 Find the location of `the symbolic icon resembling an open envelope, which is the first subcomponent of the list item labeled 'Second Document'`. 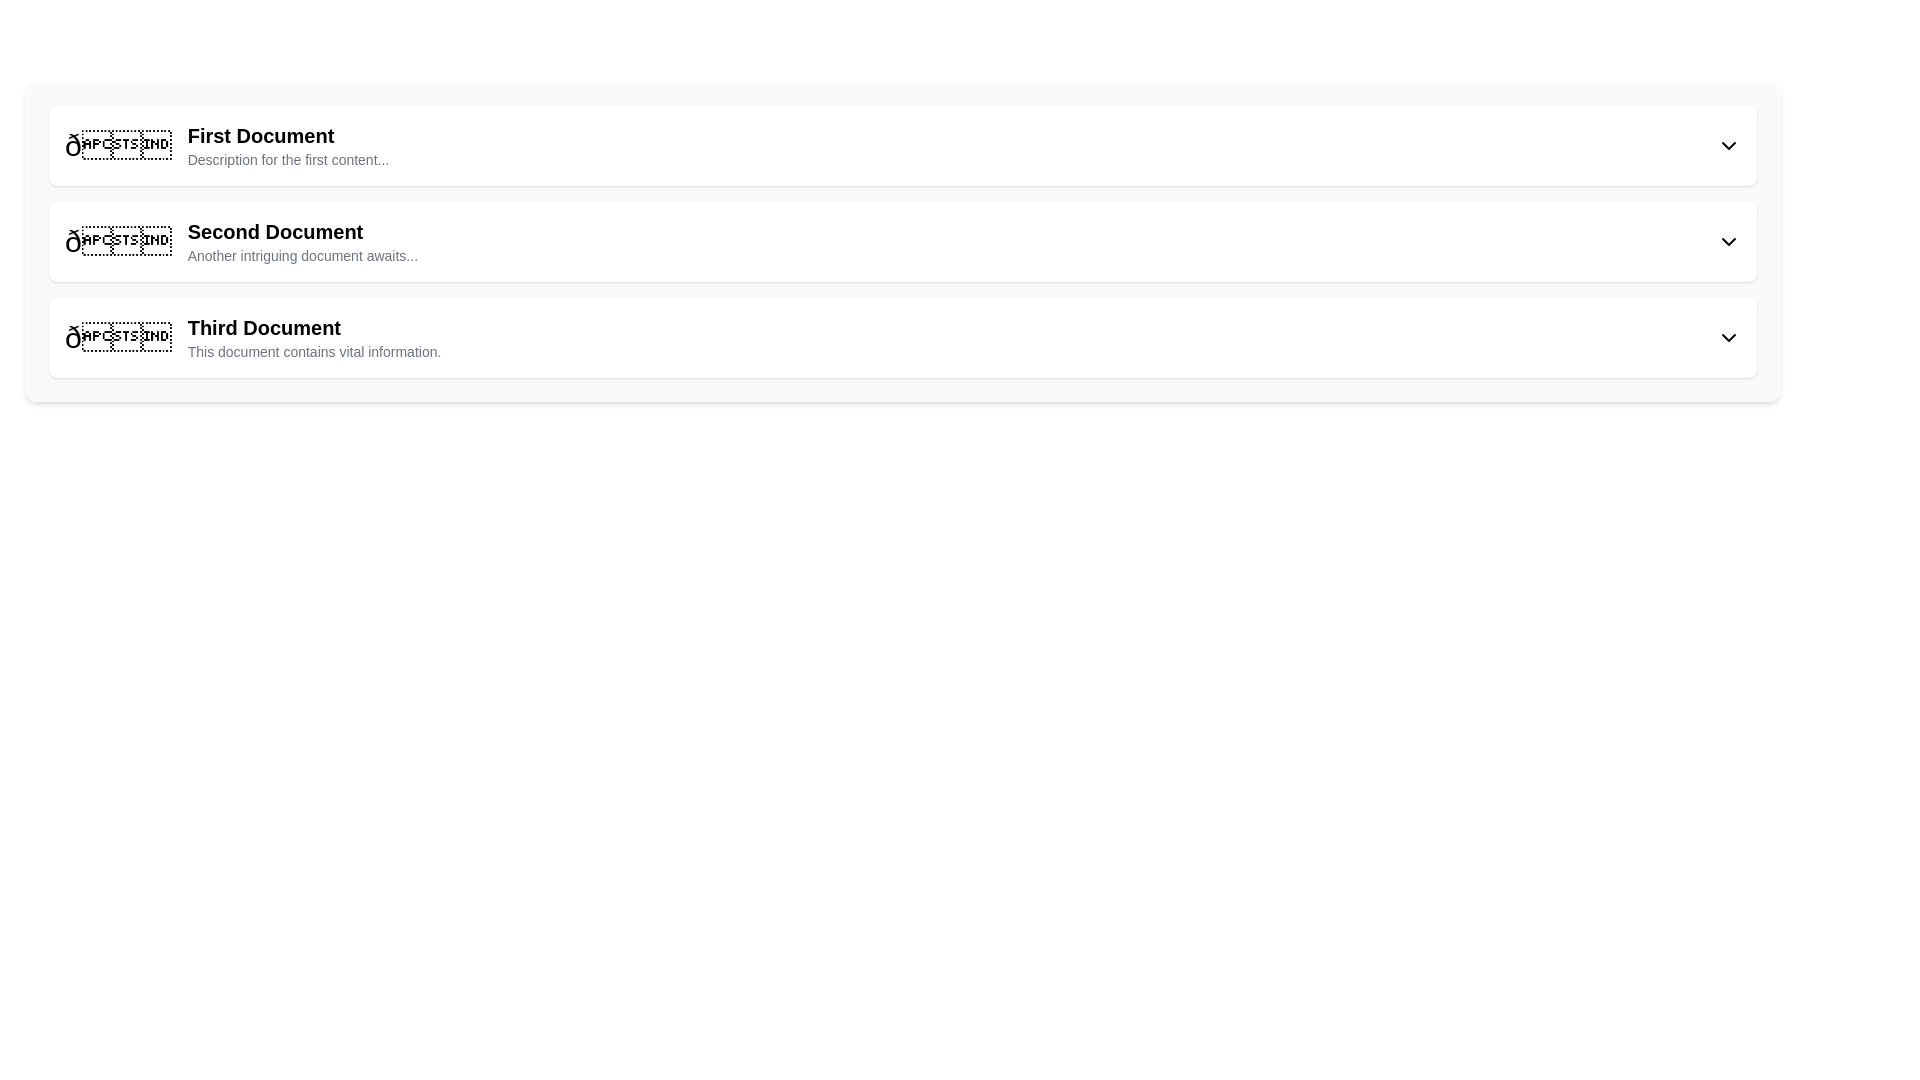

the symbolic icon resembling an open envelope, which is the first subcomponent of the list item labeled 'Second Document' is located at coordinates (117, 241).